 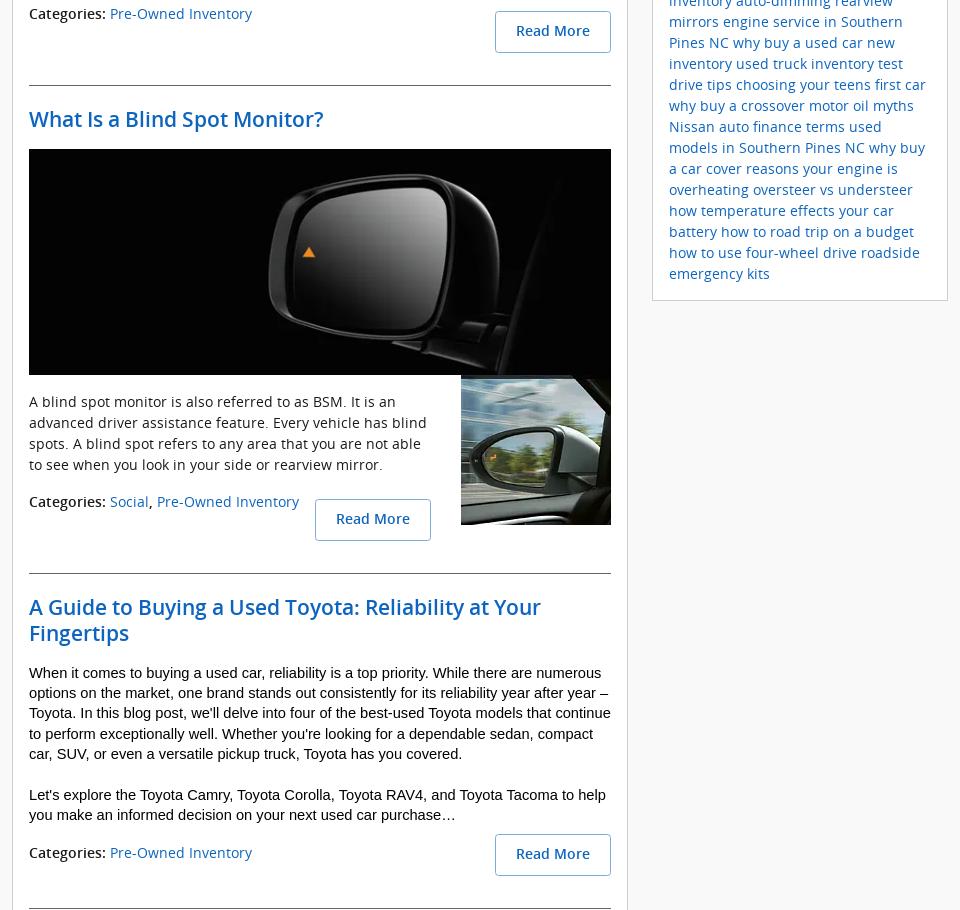 What do you see at coordinates (735, 62) in the screenshot?
I see `'used truck inventory'` at bounding box center [735, 62].